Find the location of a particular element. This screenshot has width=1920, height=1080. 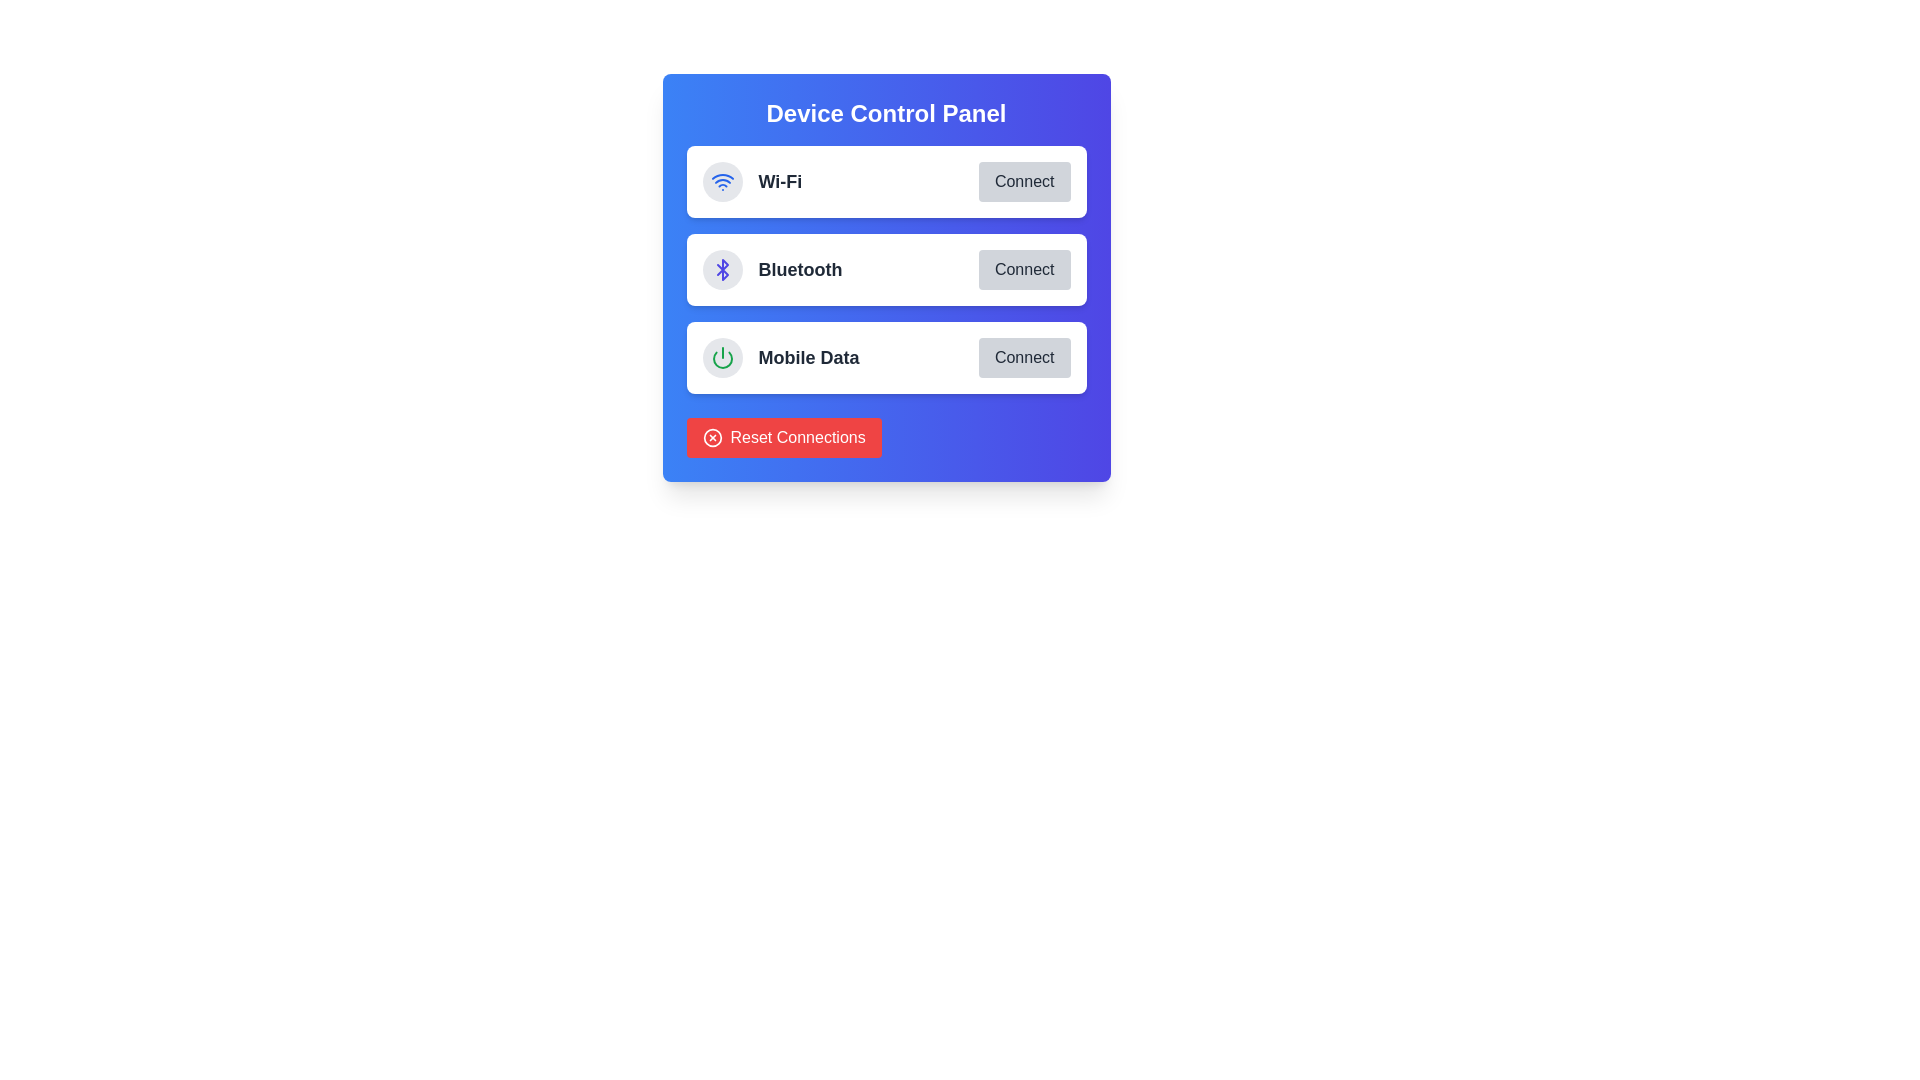

the small blue Bluetooth icon located to the left of the 'Bluetooth' label in the control panel interface is located at coordinates (721, 270).